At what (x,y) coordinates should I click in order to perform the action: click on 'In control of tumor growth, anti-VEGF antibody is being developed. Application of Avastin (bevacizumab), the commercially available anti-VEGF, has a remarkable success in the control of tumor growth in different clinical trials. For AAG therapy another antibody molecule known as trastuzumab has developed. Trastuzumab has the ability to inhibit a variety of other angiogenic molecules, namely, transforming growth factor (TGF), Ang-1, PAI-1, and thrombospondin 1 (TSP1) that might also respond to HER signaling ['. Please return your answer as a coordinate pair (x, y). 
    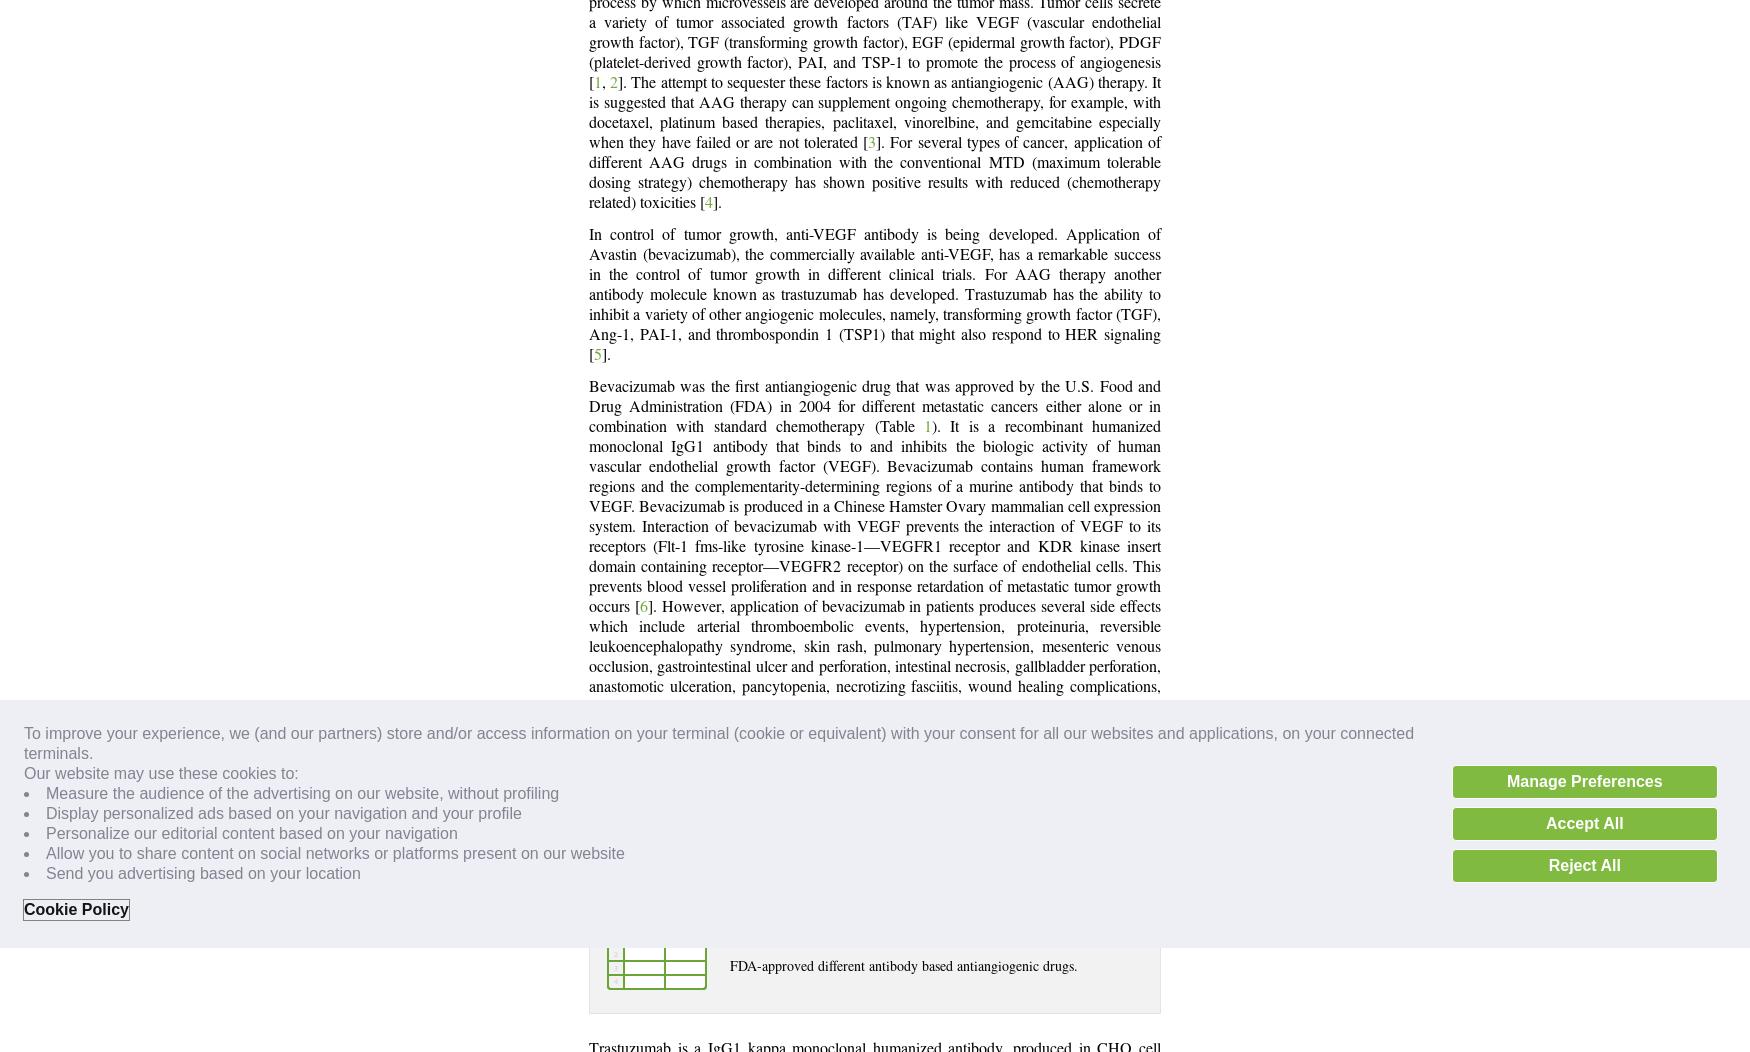
    Looking at the image, I should click on (875, 294).